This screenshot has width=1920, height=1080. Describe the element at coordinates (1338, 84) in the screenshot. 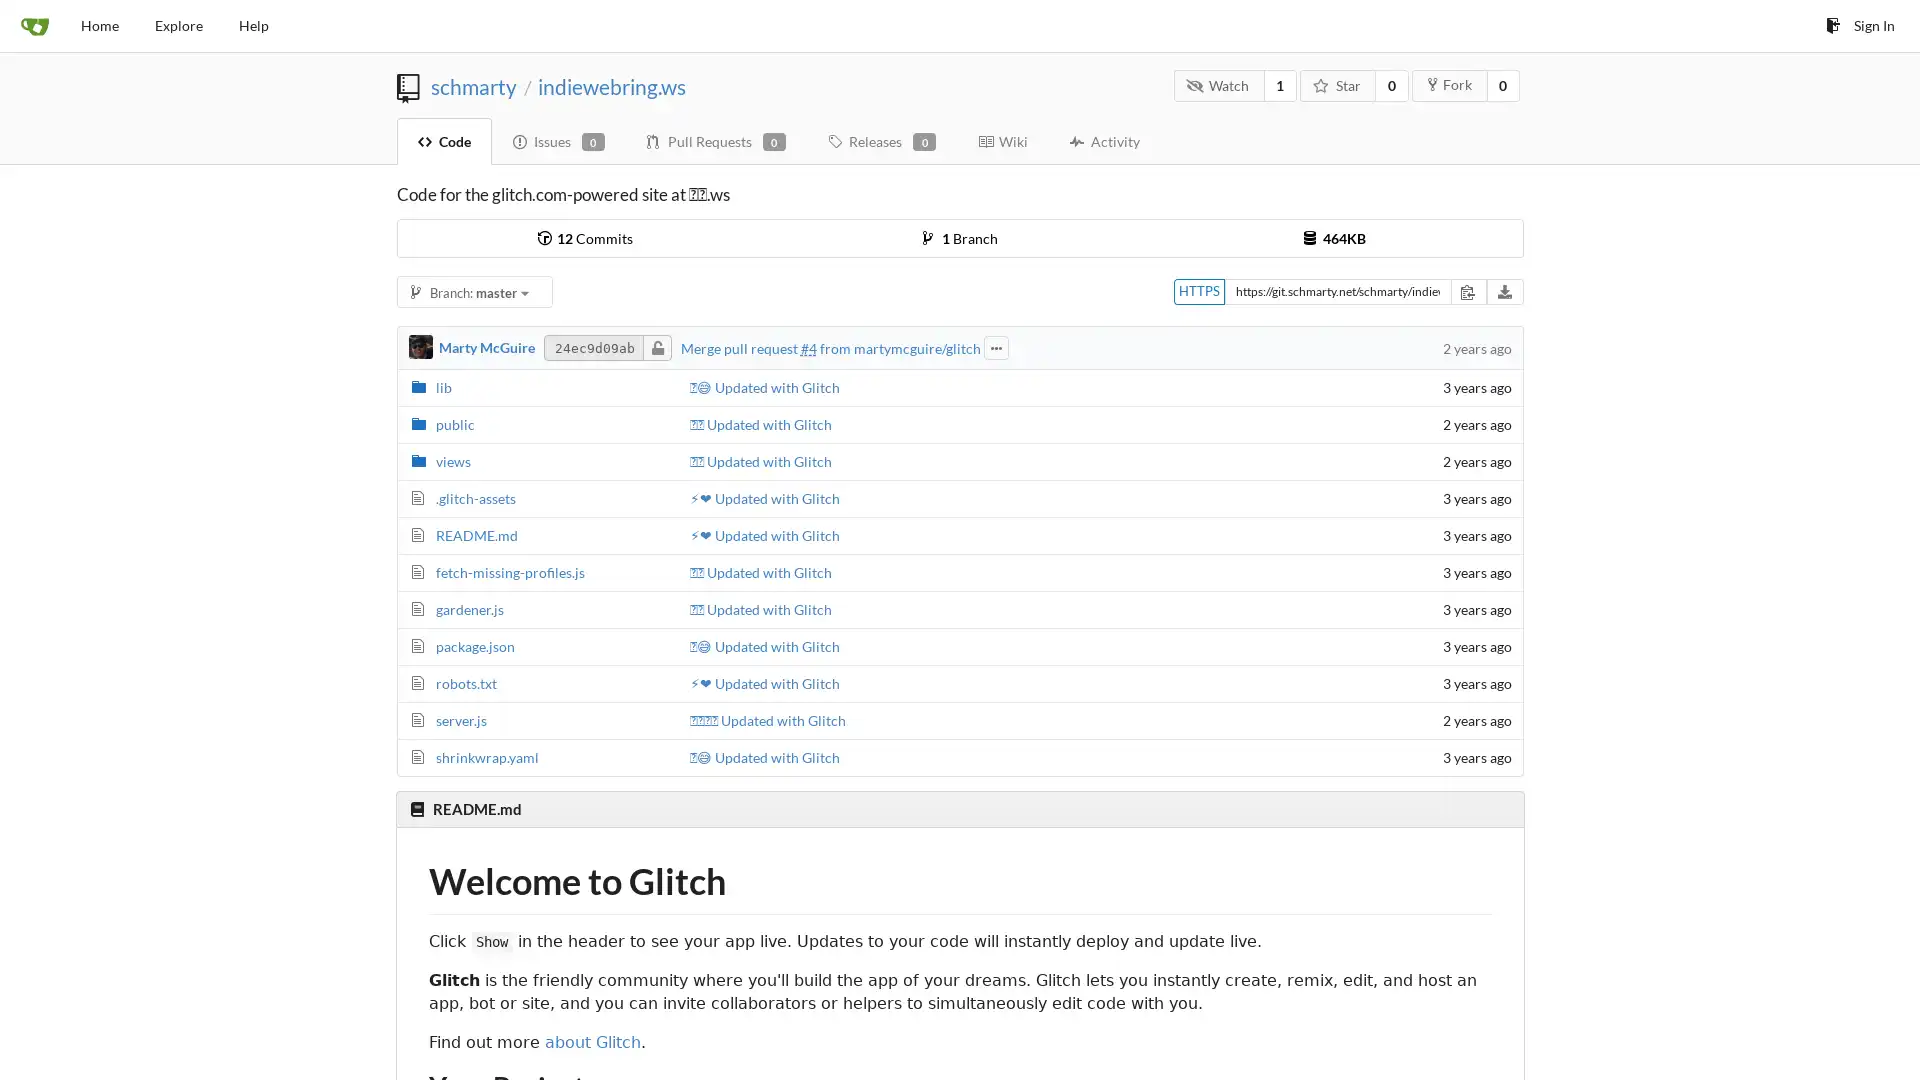

I see `Star` at that location.